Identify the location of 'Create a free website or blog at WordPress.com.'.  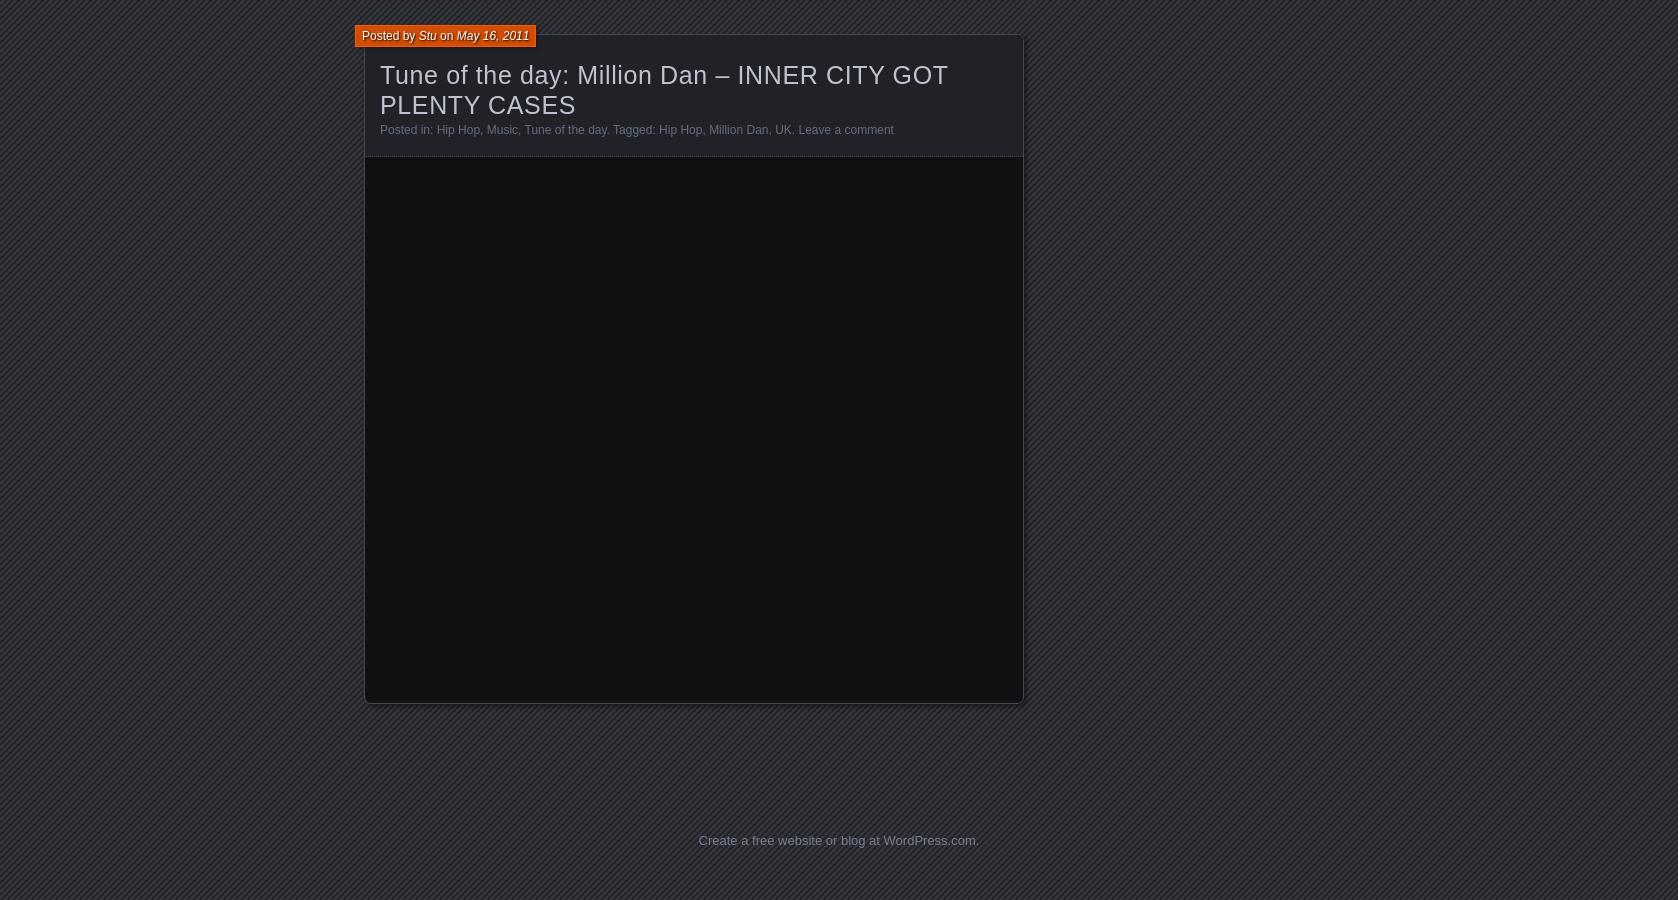
(697, 839).